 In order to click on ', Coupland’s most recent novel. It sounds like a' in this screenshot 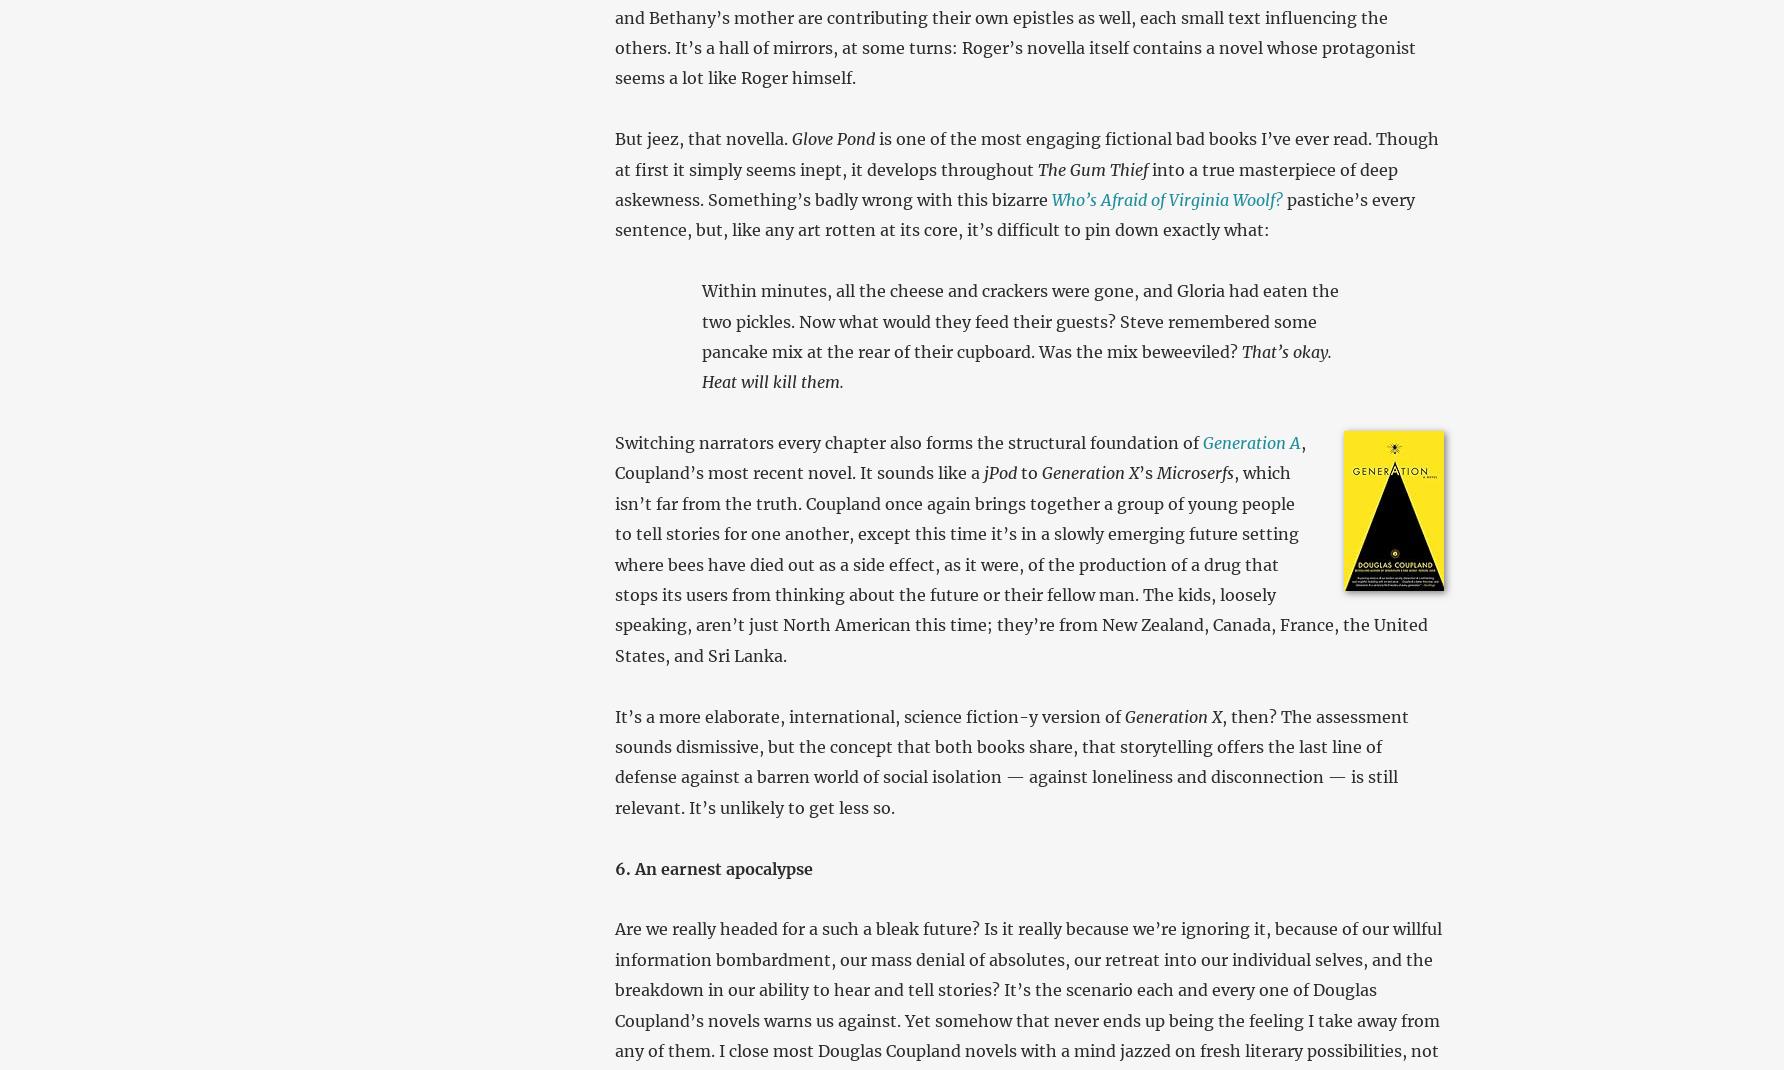, I will do `click(959, 457)`.